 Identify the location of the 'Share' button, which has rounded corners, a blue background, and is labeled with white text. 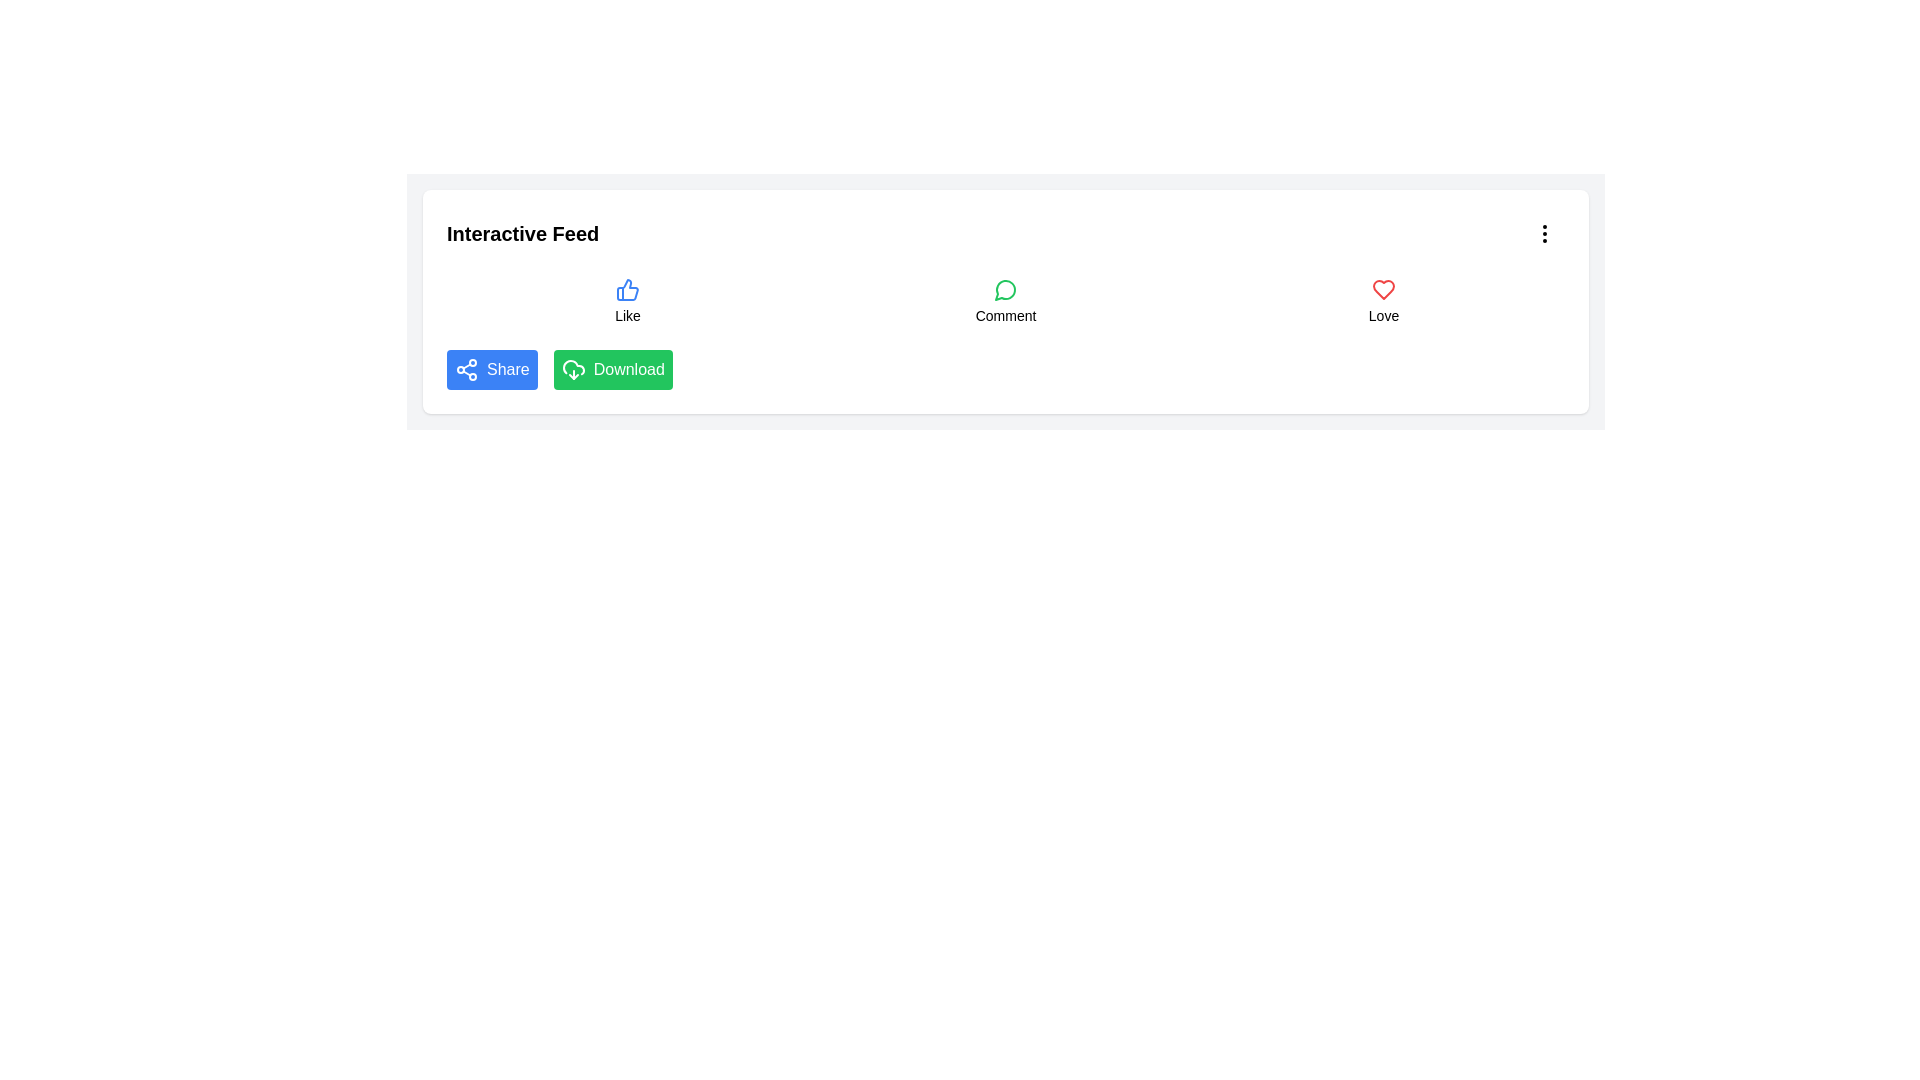
(492, 370).